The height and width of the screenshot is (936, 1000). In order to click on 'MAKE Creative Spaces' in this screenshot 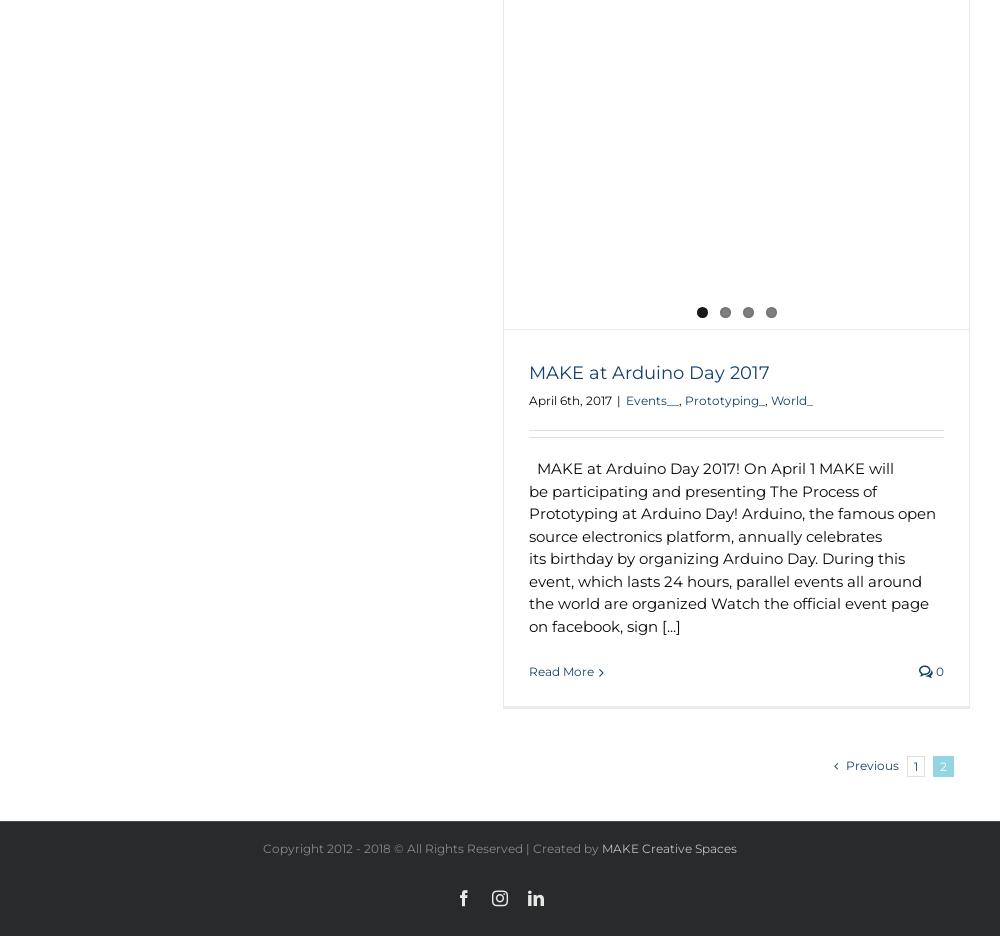, I will do `click(669, 848)`.